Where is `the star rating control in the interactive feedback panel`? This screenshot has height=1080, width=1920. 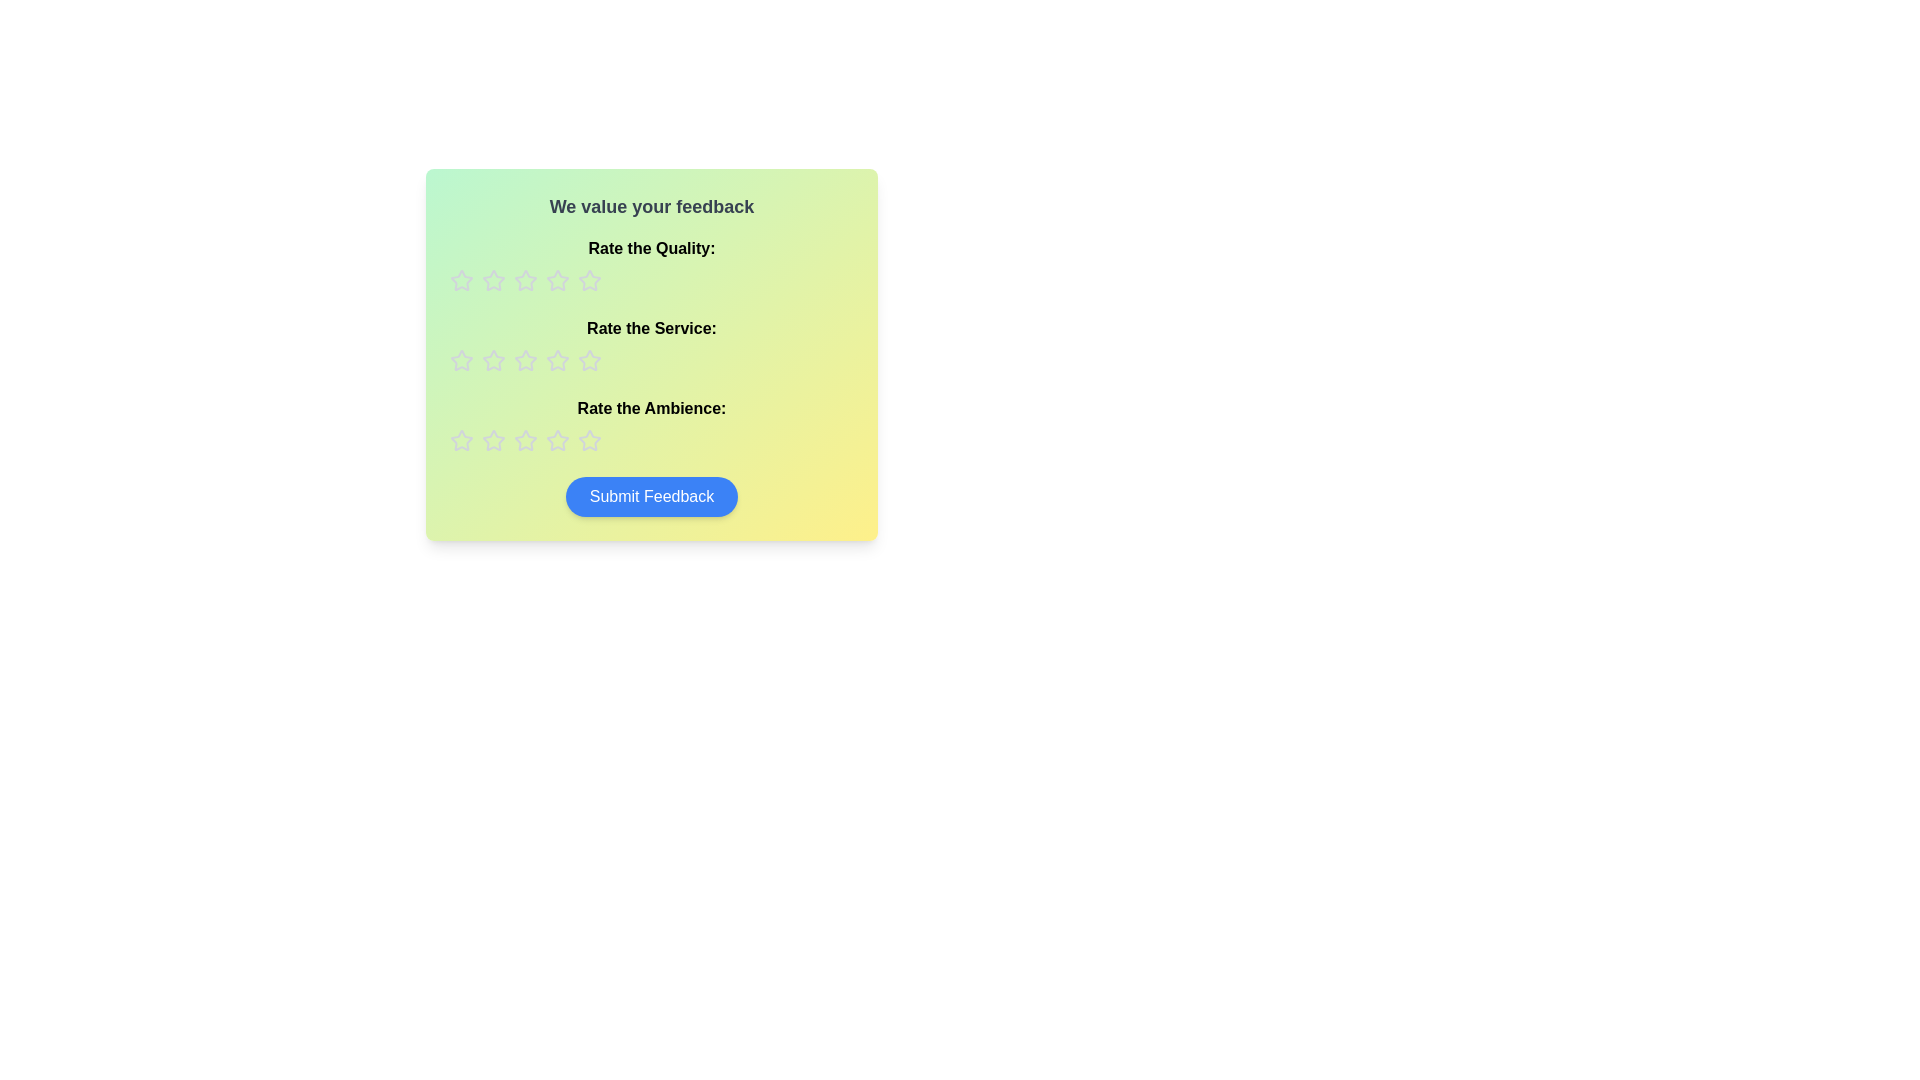
the star rating control in the interactive feedback panel is located at coordinates (652, 353).